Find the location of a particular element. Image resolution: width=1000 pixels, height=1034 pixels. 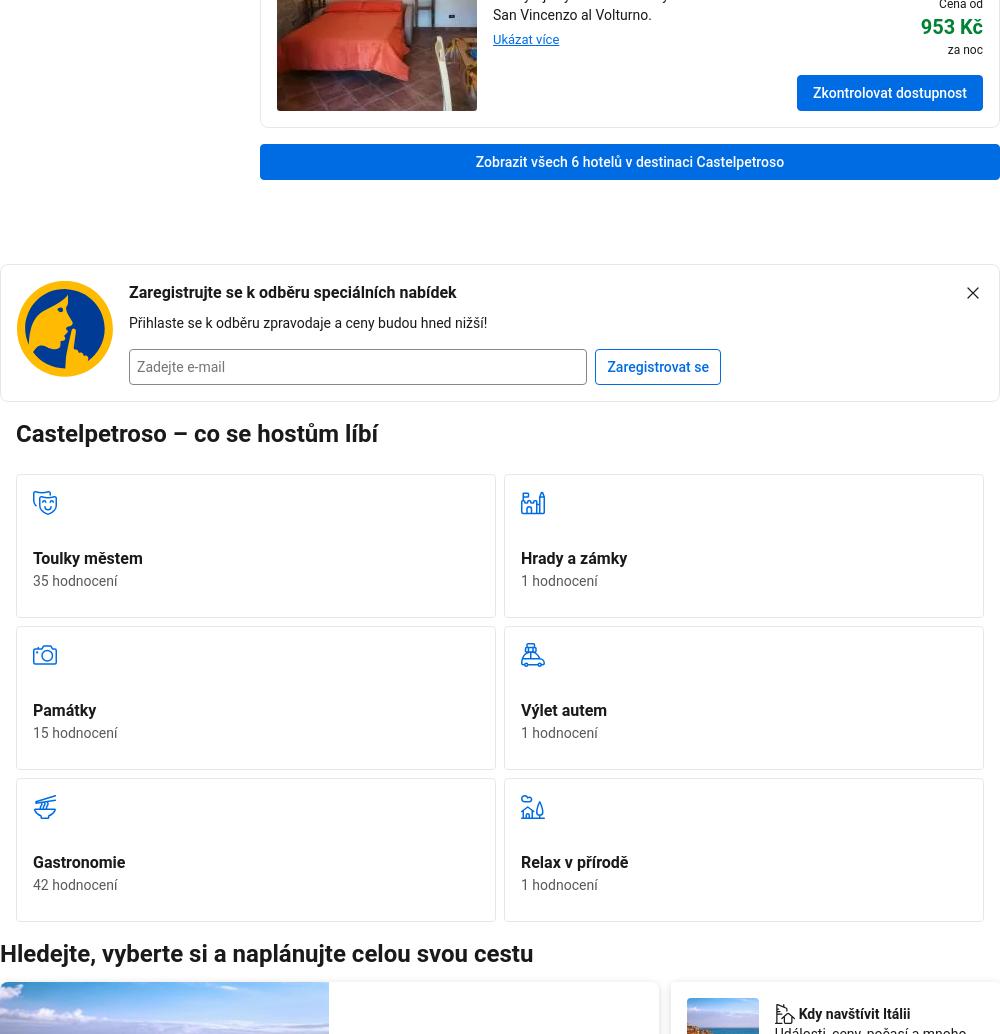

'Relax v přírodě' is located at coordinates (573, 860).